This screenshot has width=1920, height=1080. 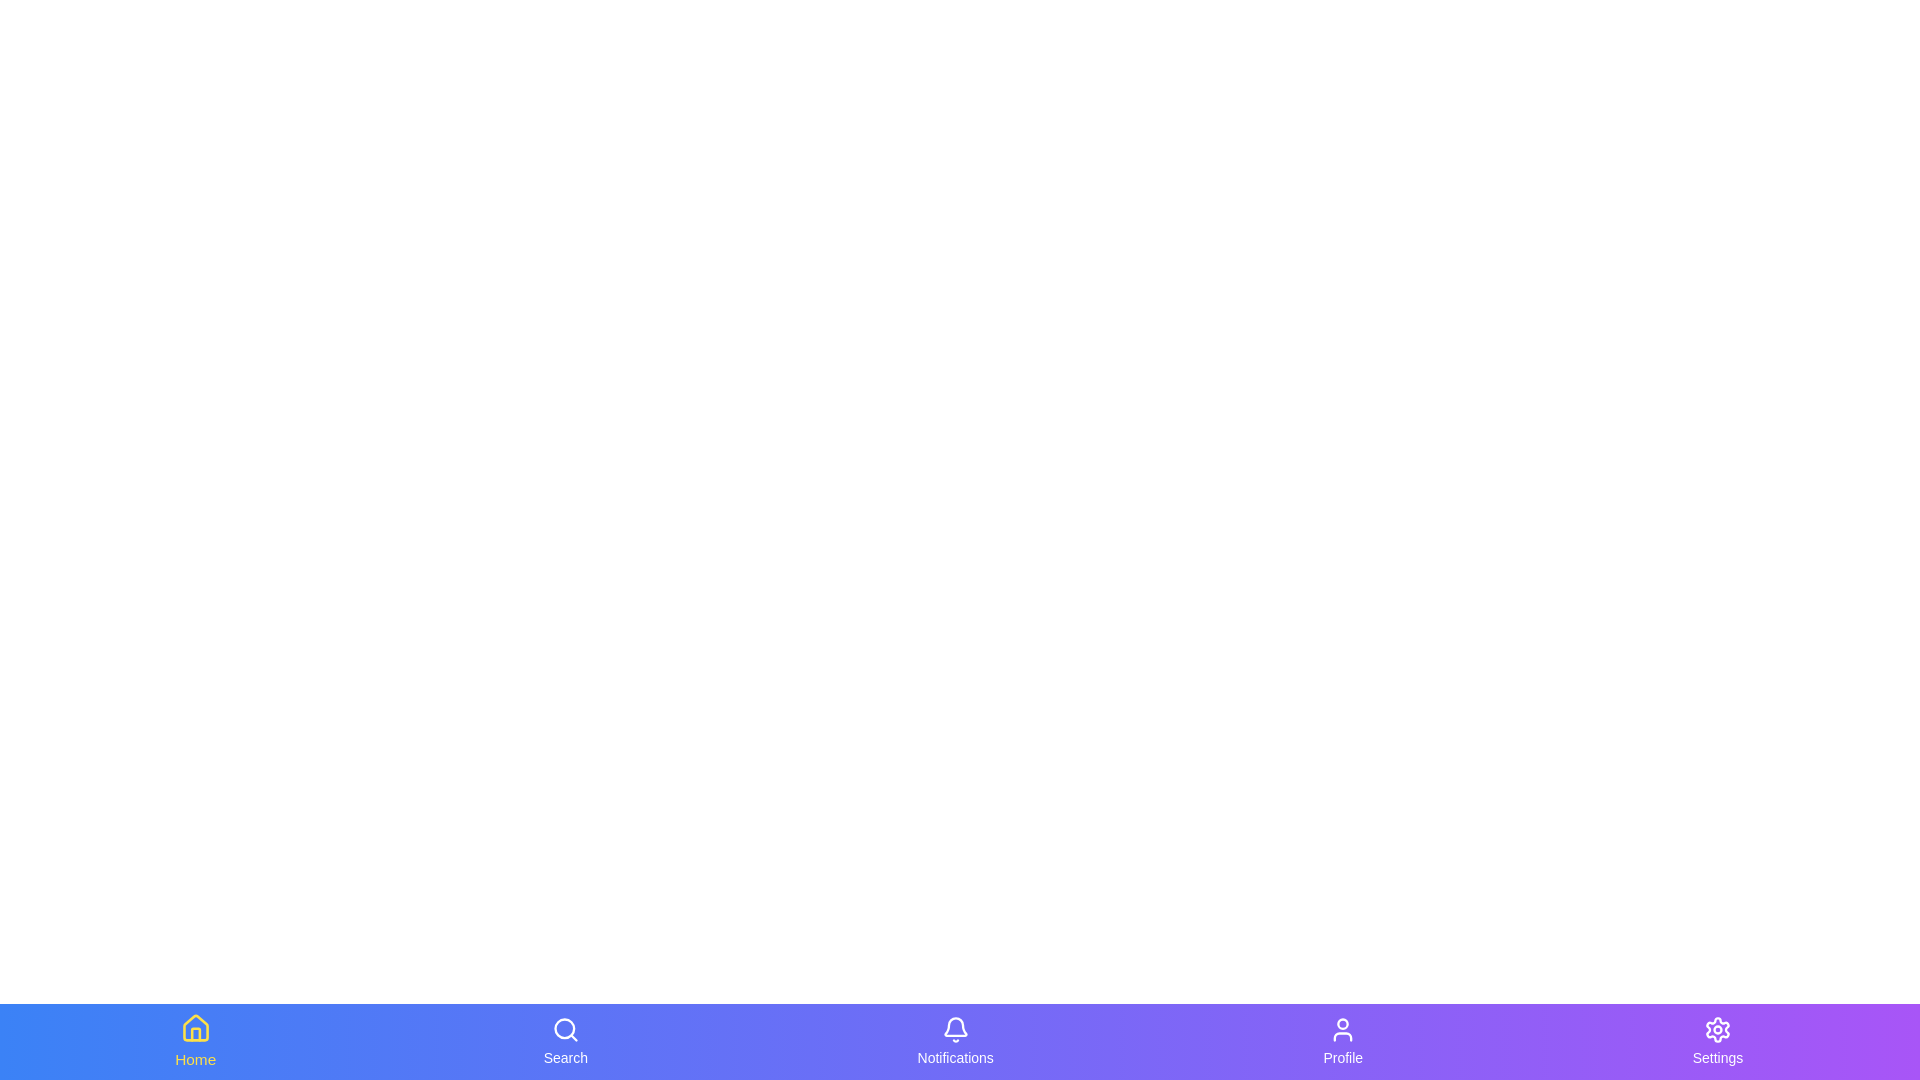 I want to click on the Notifications navigation tab, so click(x=954, y=1040).